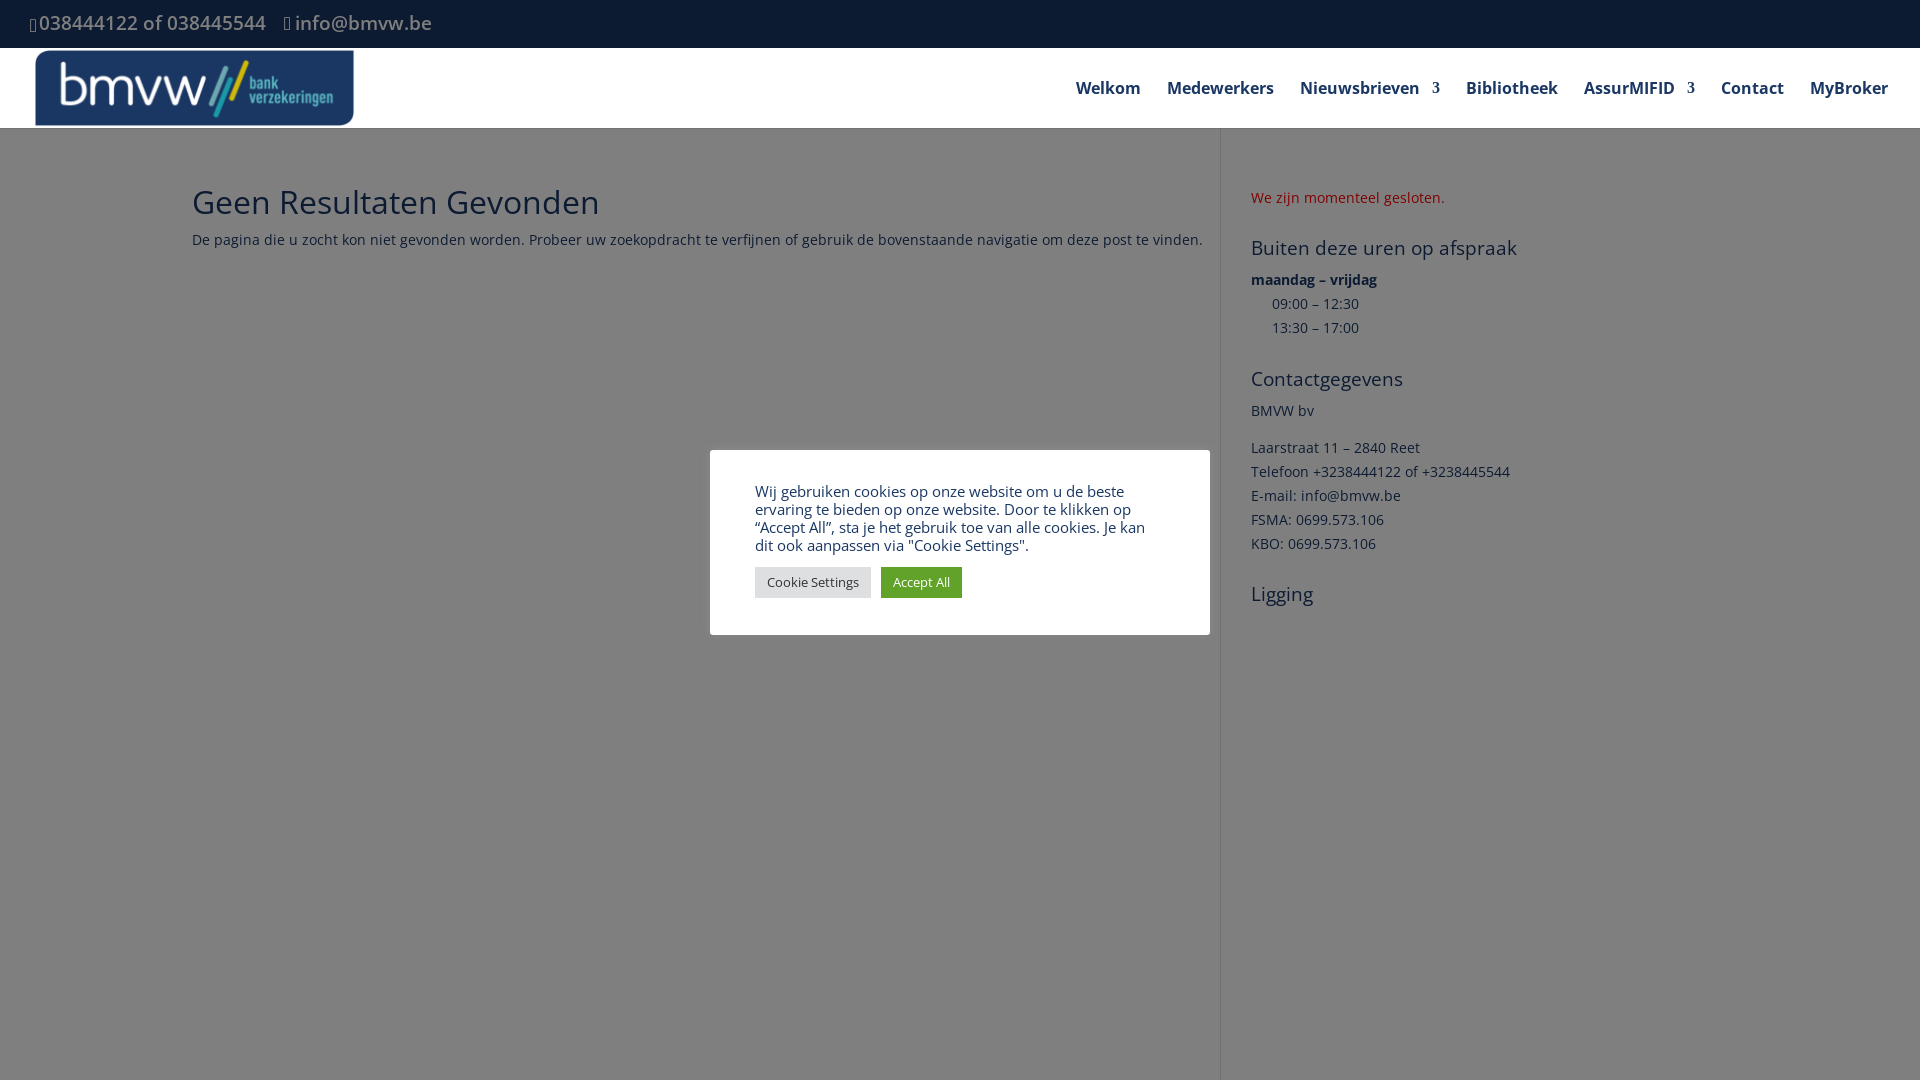  Describe the element at coordinates (1368, 103) in the screenshot. I see `'Nieuwsbrieven'` at that location.